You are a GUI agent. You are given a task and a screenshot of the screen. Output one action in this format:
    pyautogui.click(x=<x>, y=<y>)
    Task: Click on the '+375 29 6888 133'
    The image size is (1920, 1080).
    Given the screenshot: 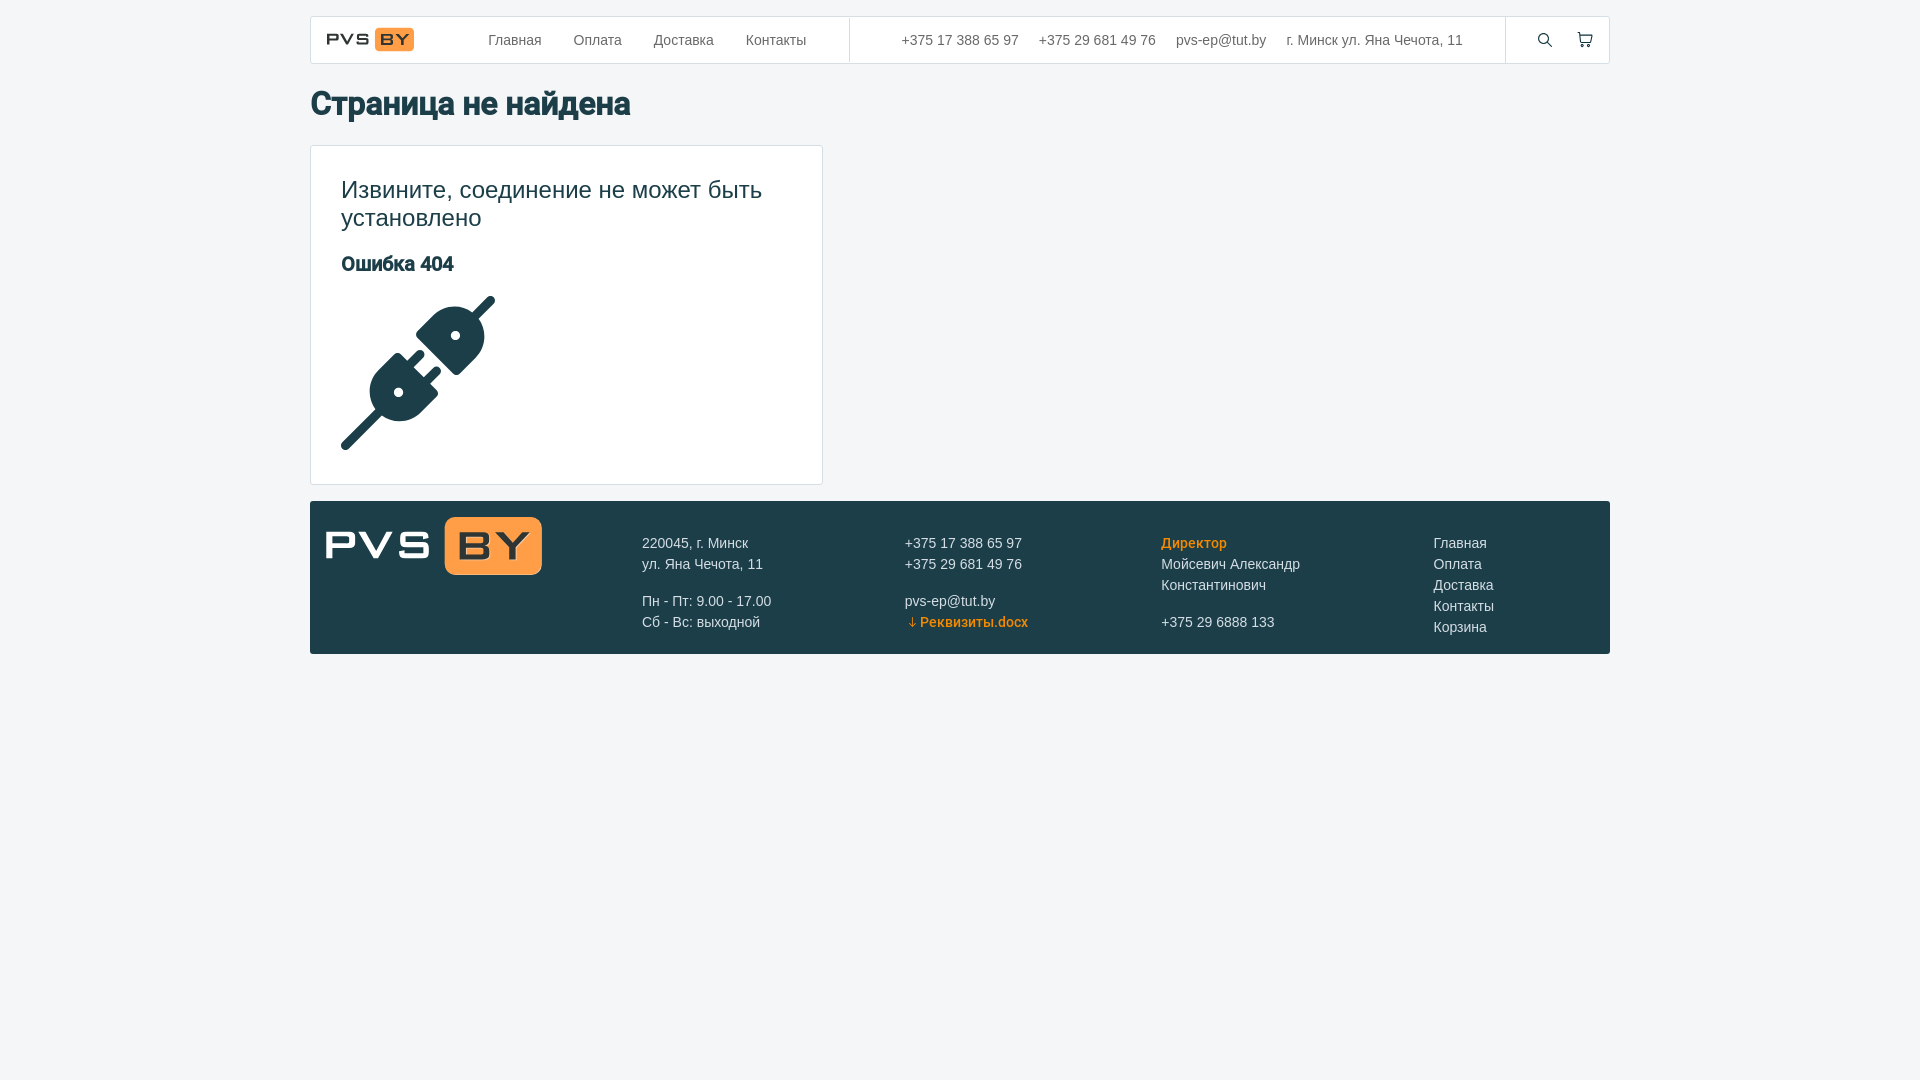 What is the action you would take?
    pyautogui.click(x=1216, y=620)
    